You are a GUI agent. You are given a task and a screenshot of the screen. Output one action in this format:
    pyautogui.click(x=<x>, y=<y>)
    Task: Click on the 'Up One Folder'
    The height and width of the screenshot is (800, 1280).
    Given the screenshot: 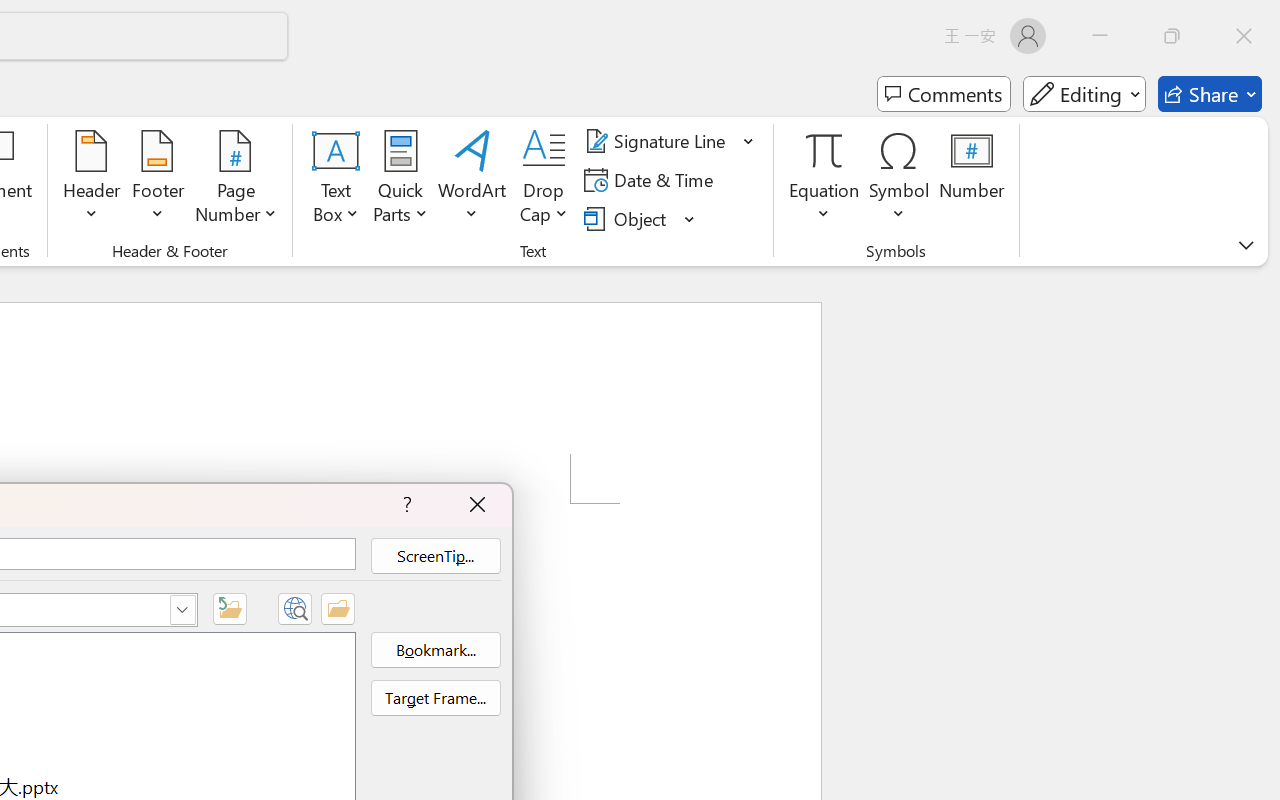 What is the action you would take?
    pyautogui.click(x=230, y=608)
    